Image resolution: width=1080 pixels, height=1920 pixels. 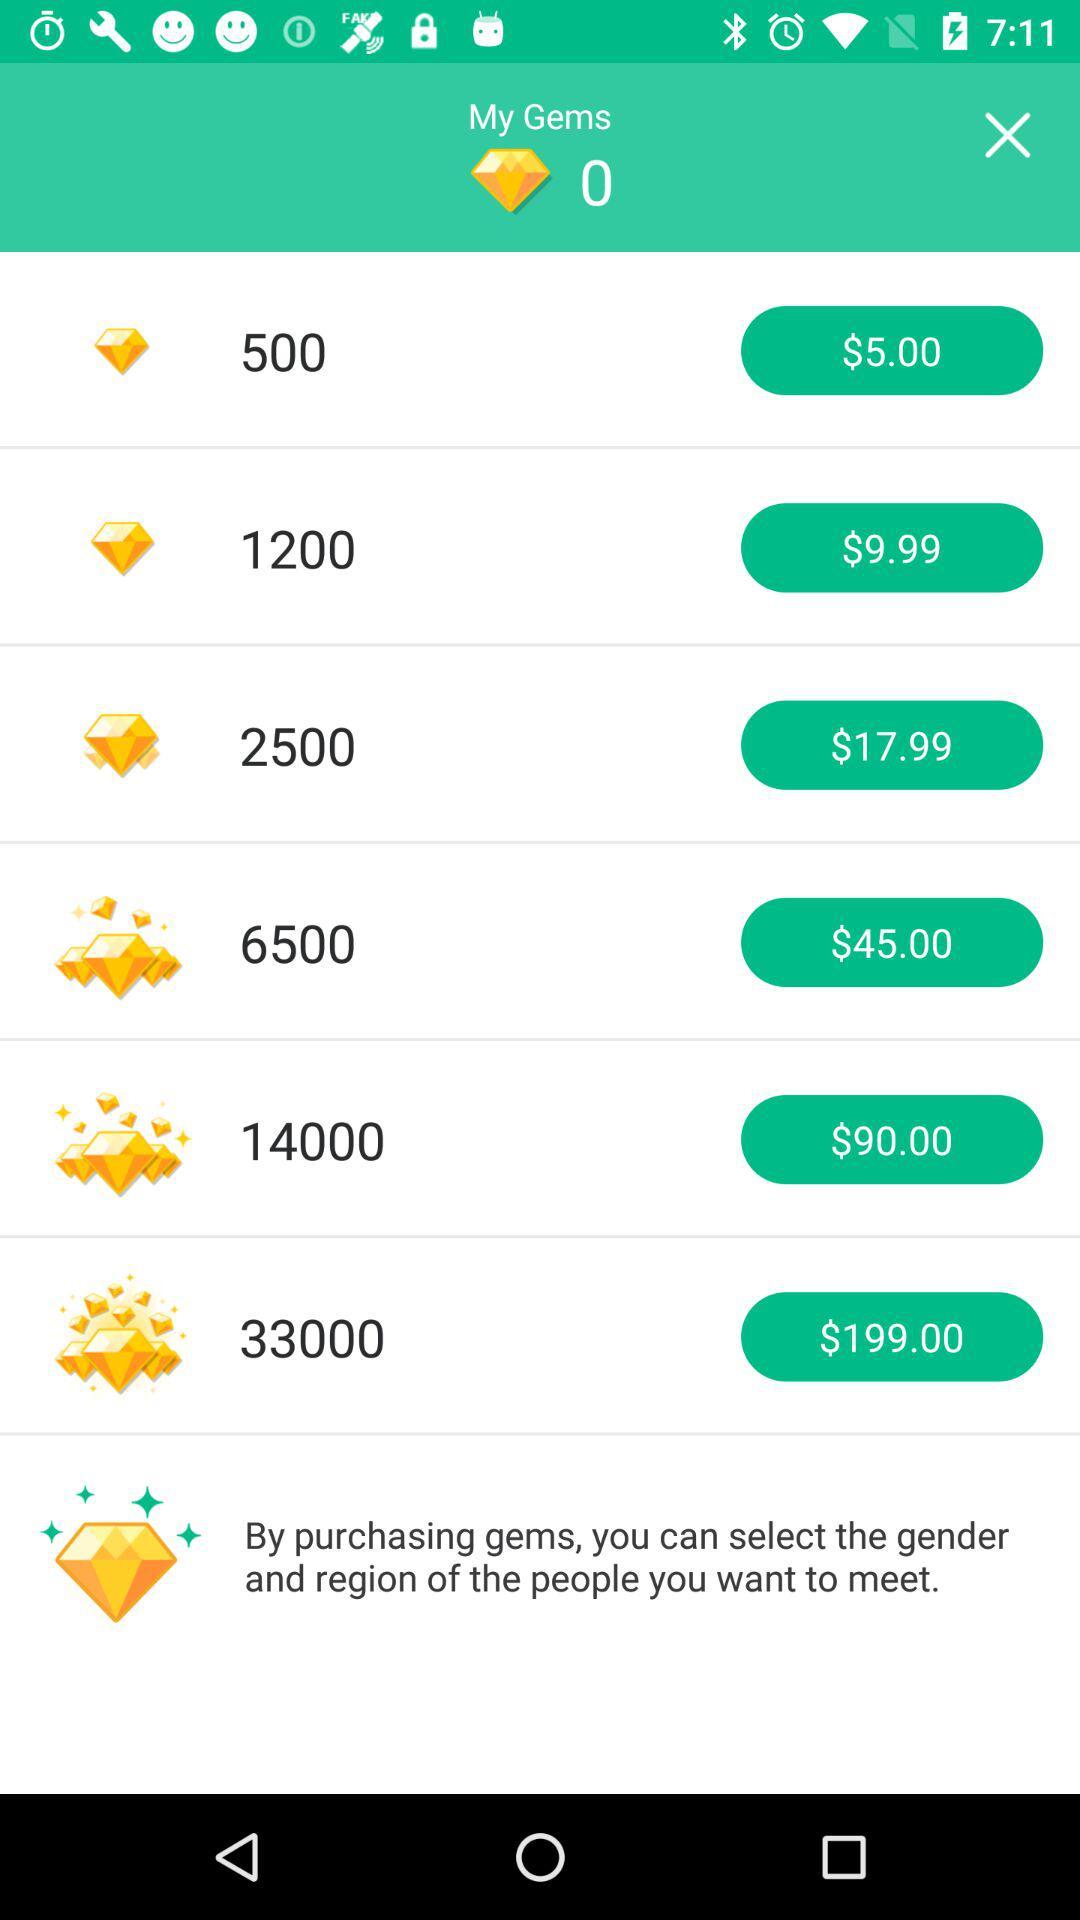 I want to click on the diamond icon at left side of number 500, so click(x=120, y=350).